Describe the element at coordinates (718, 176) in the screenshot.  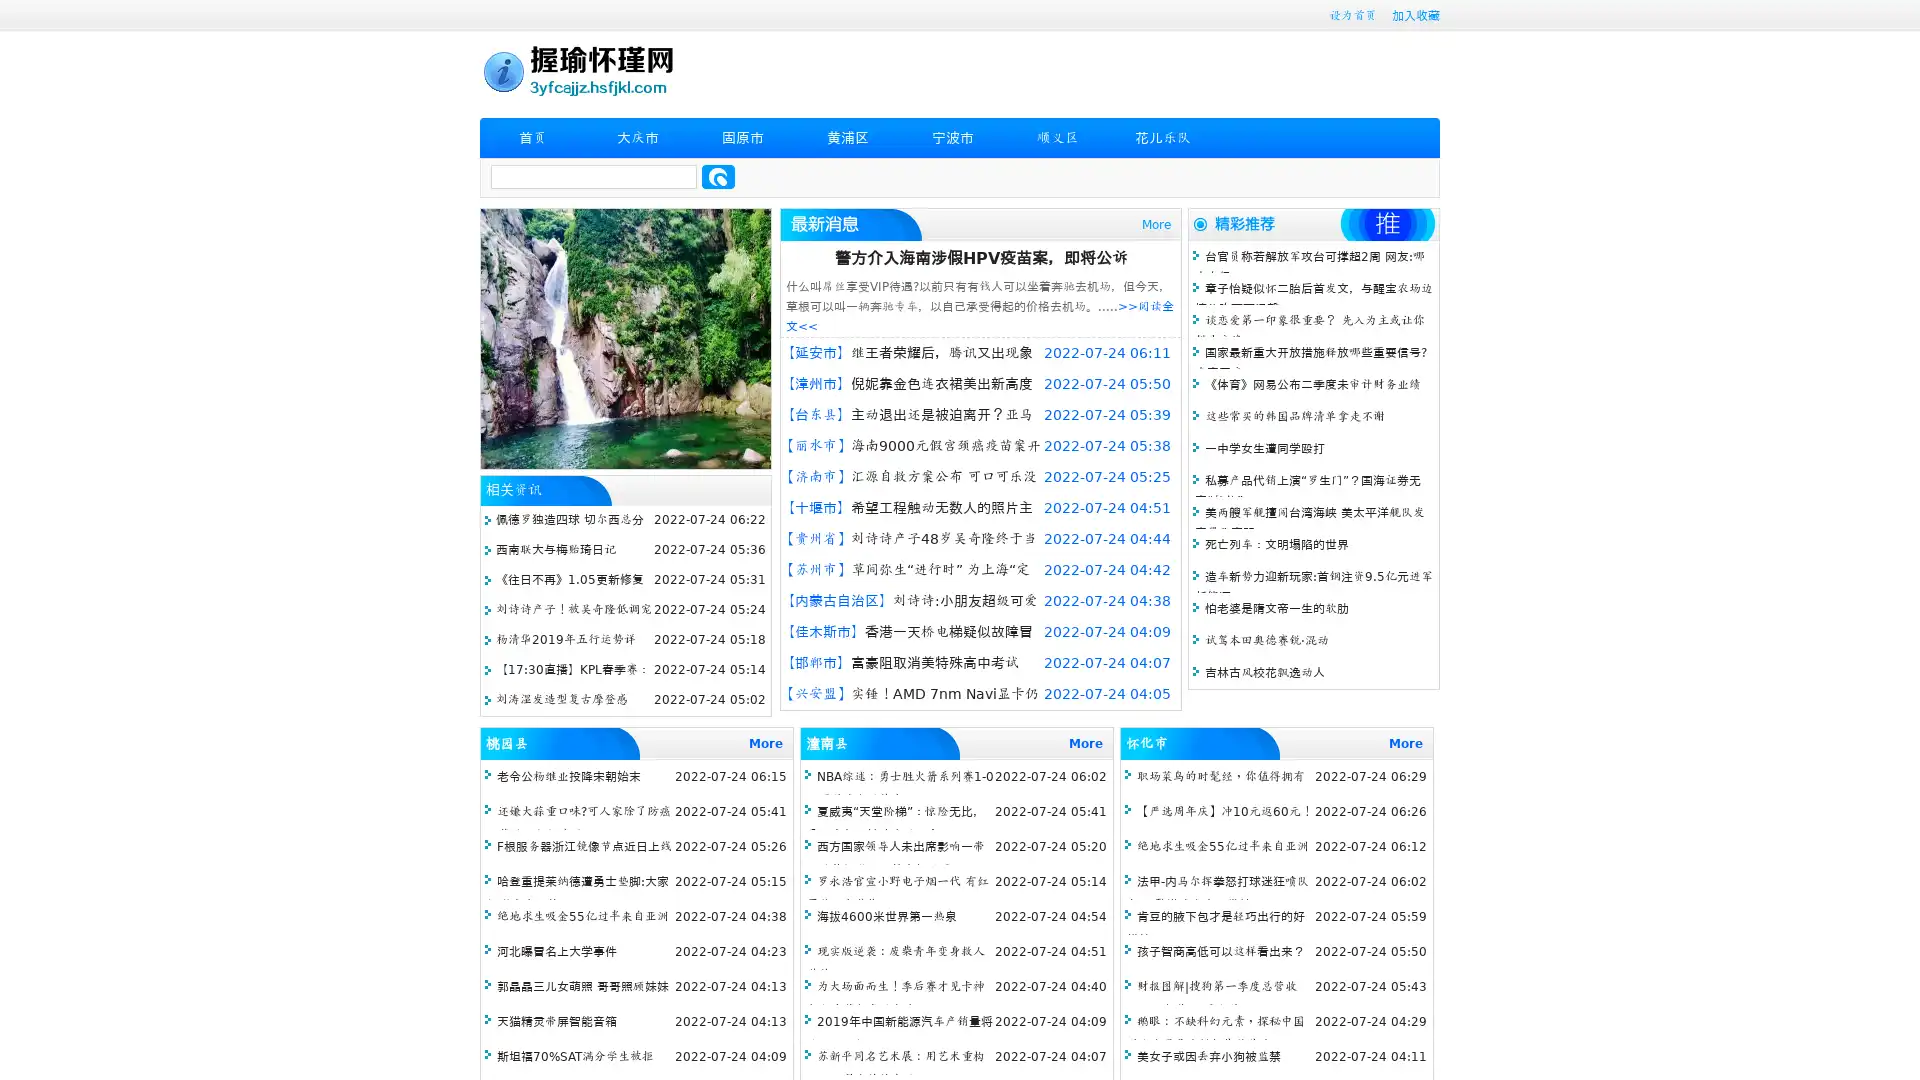
I see `Search` at that location.